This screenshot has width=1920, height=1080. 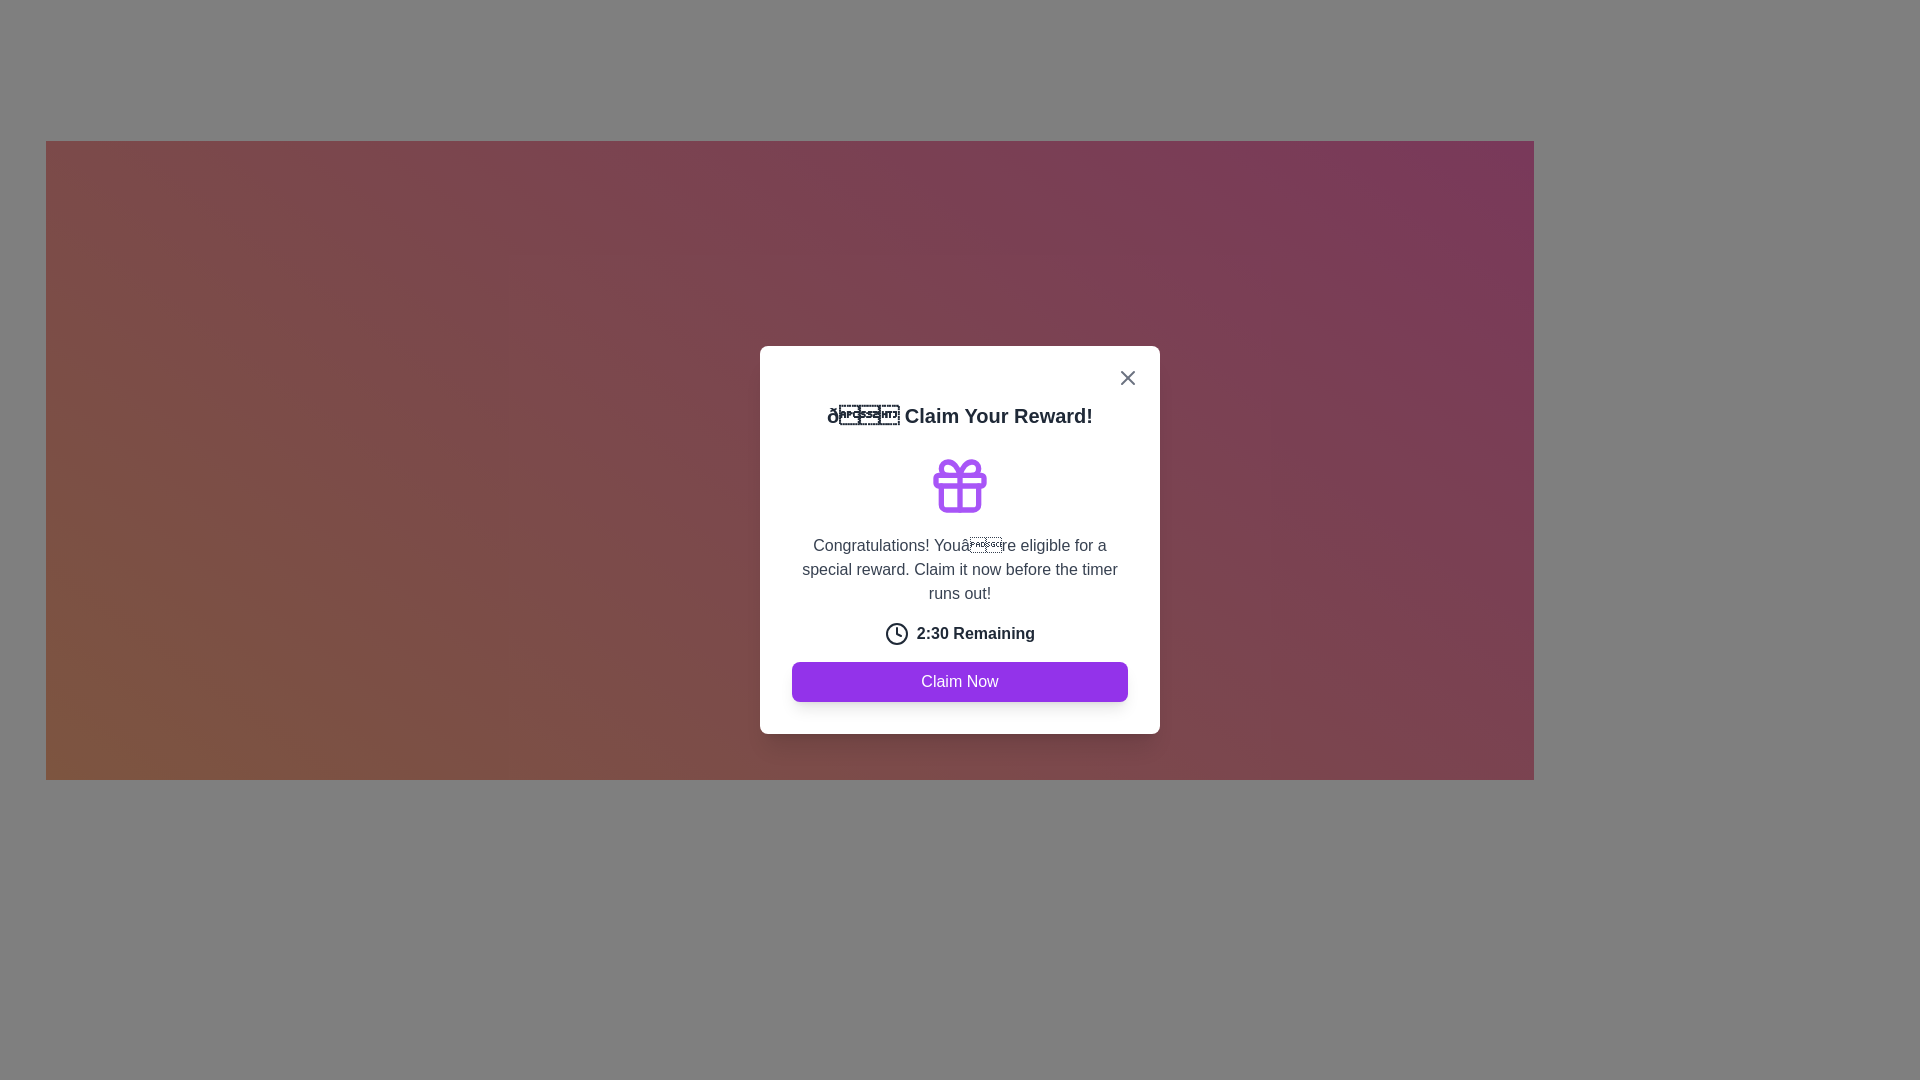 I want to click on the close button located in the top-right corner of the dialog box with the title 'Claim Your Reward!', so click(x=1128, y=378).